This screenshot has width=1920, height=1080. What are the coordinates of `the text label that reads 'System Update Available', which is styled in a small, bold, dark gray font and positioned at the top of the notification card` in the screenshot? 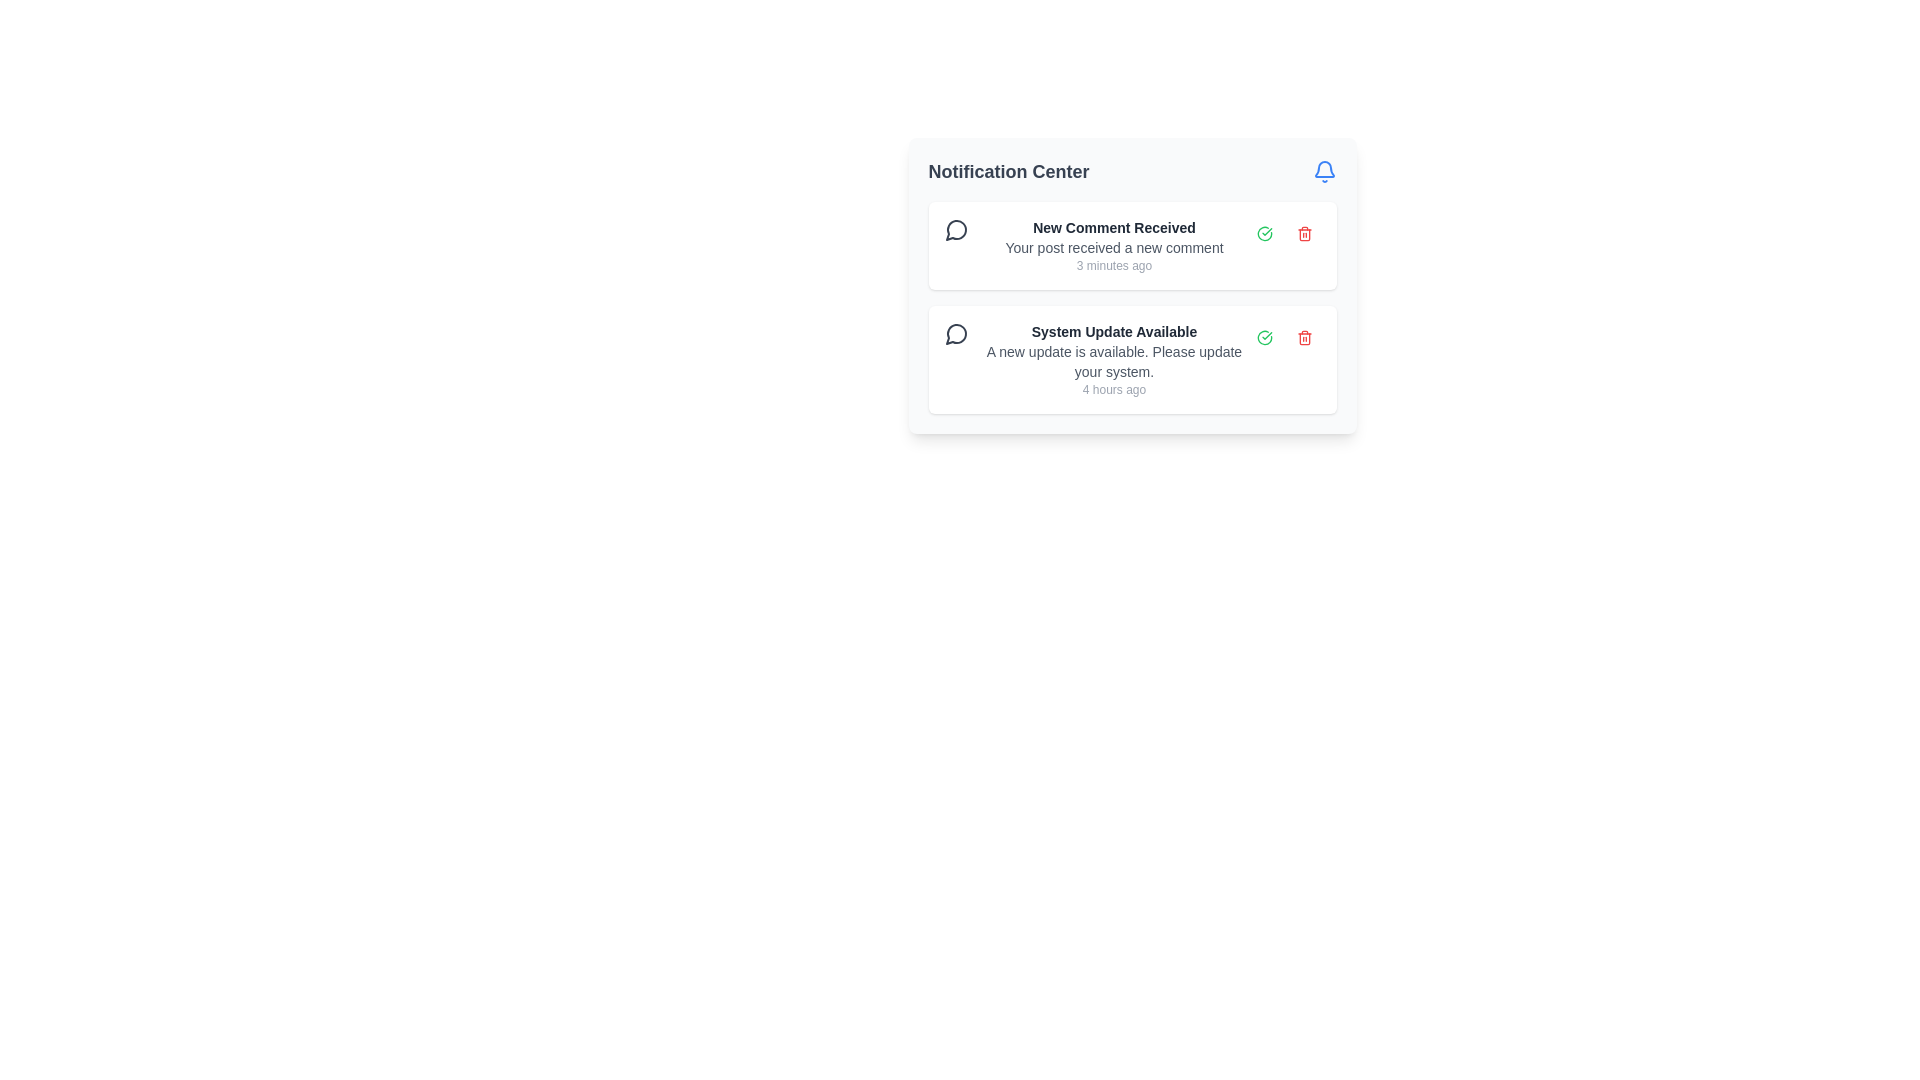 It's located at (1113, 330).